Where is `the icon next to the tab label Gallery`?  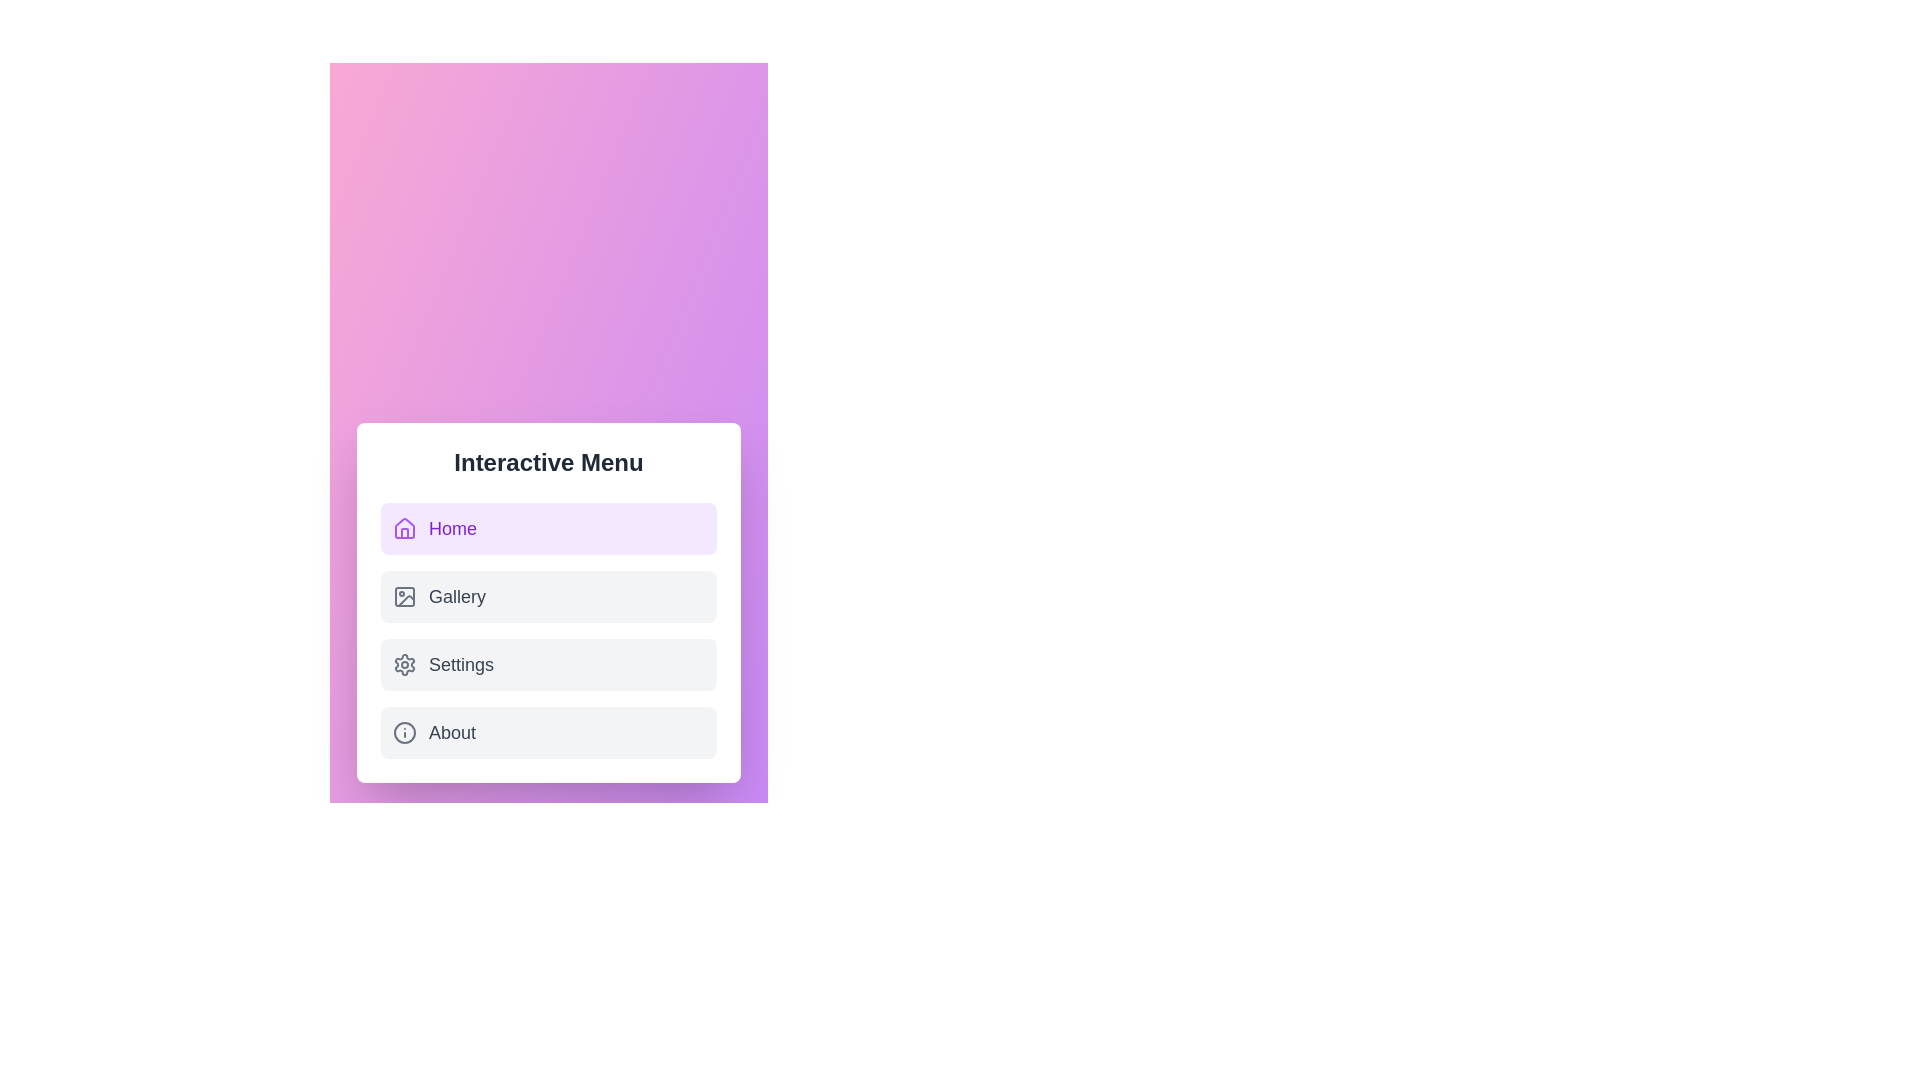
the icon next to the tab label Gallery is located at coordinates (403, 596).